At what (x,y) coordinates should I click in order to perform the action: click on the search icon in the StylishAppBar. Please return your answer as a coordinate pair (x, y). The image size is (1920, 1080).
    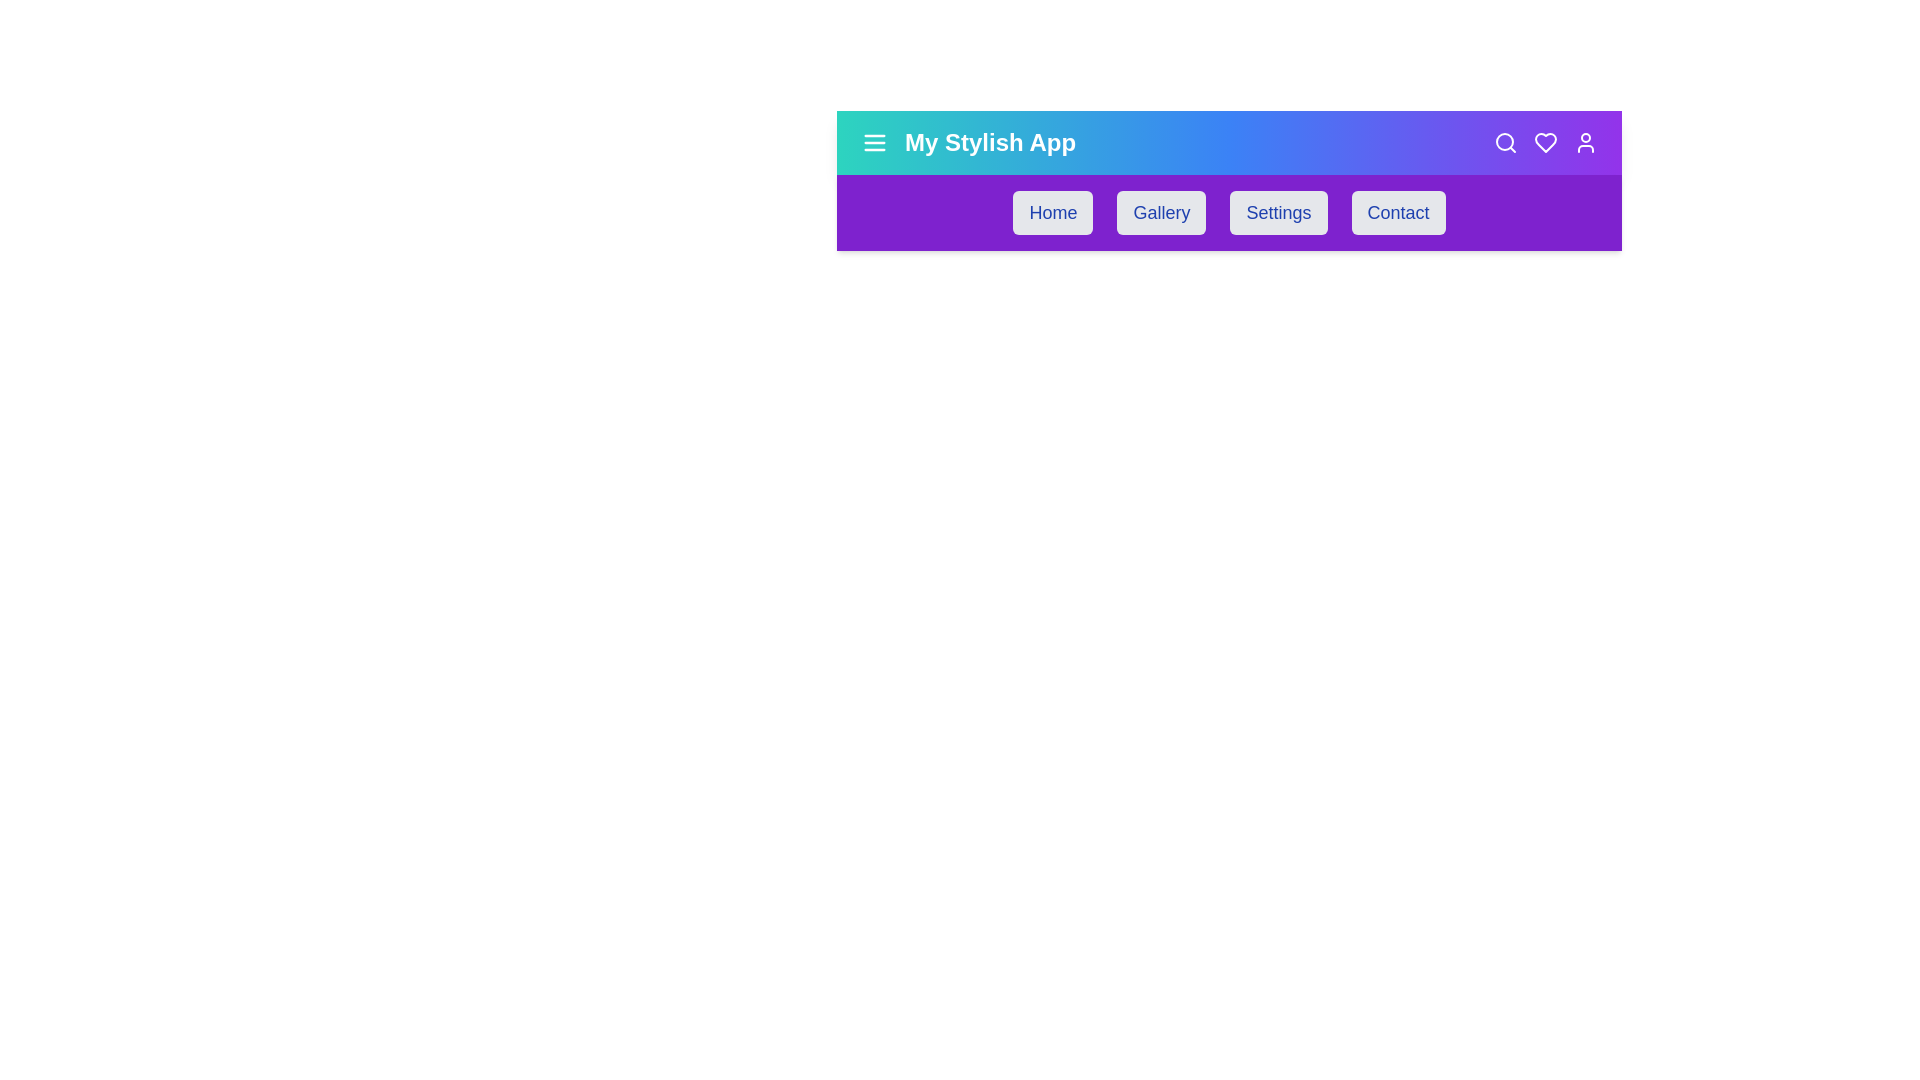
    Looking at the image, I should click on (1506, 141).